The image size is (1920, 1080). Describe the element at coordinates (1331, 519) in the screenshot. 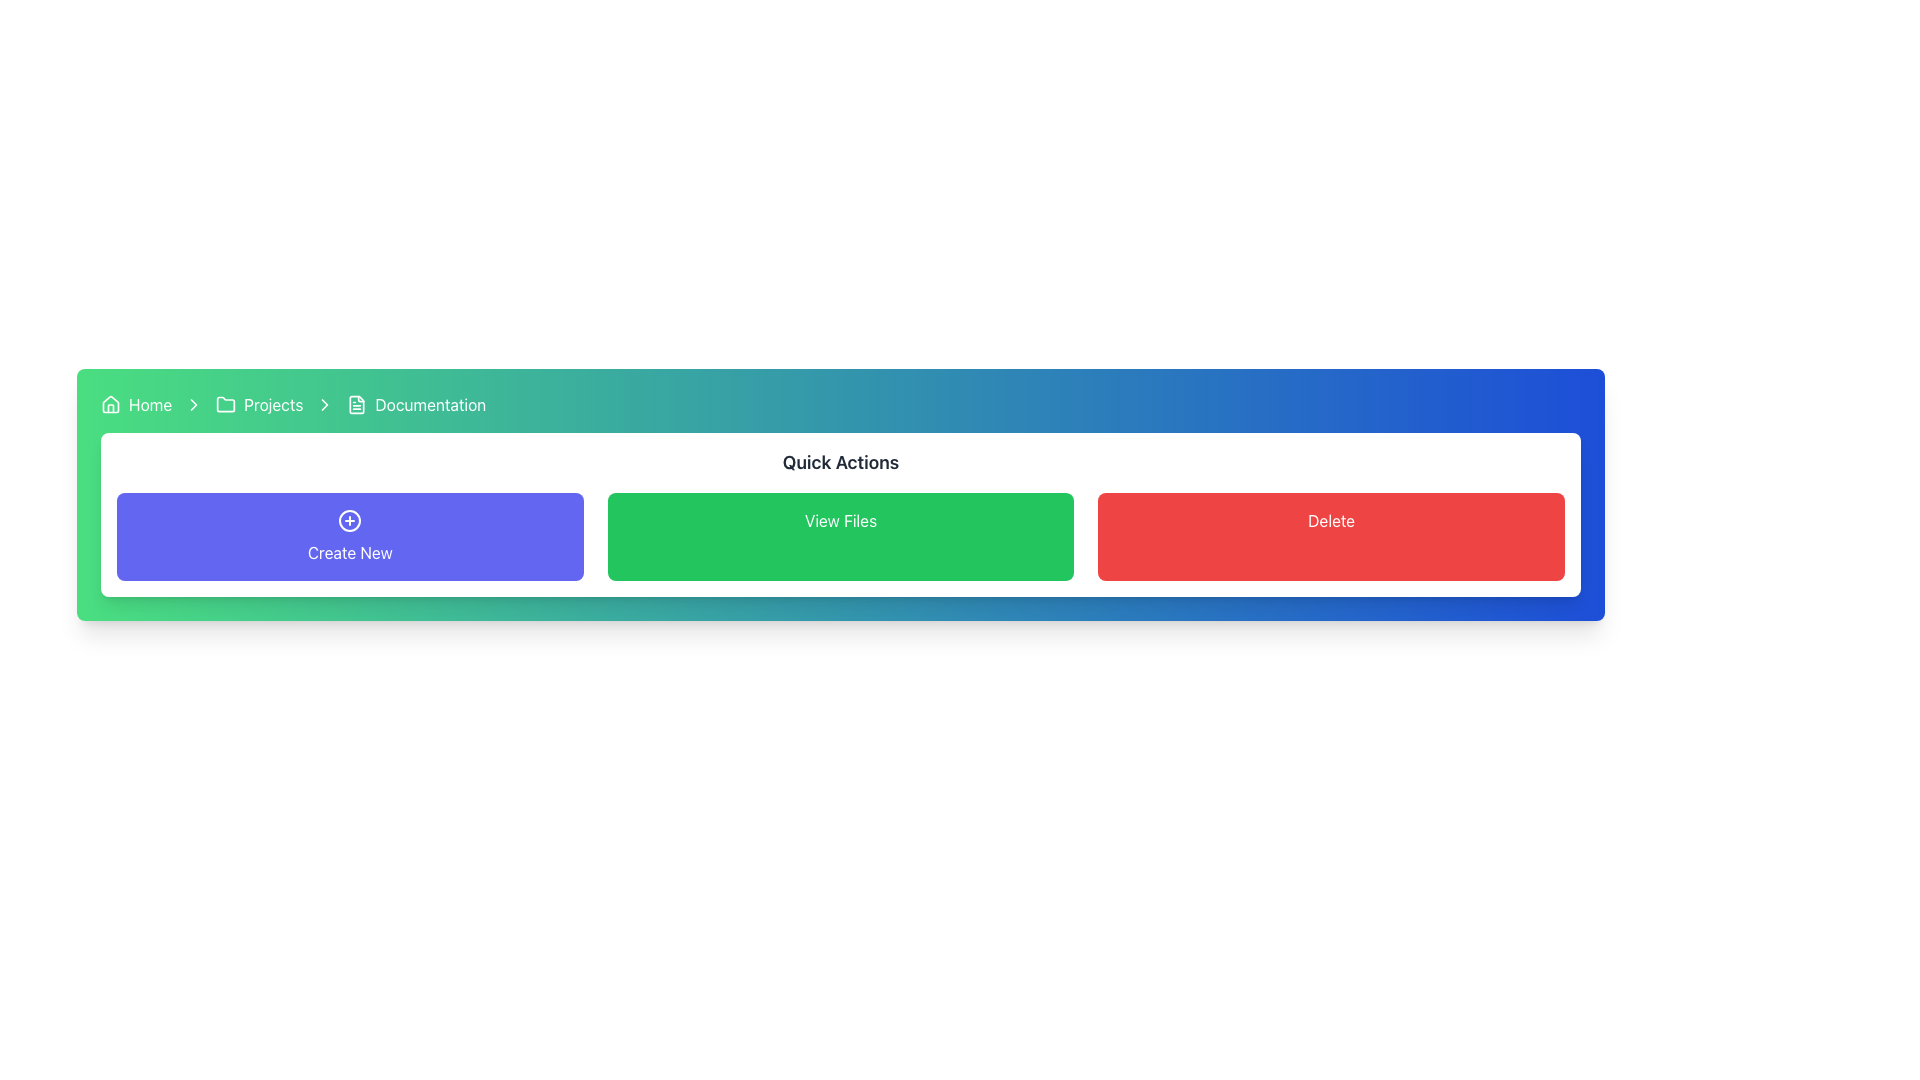

I see `the 'Delete' text label, which is a prominent button displayed in white text on a bright red background, located to the right of two other buttons labeled 'View Files' and 'Create New'` at that location.